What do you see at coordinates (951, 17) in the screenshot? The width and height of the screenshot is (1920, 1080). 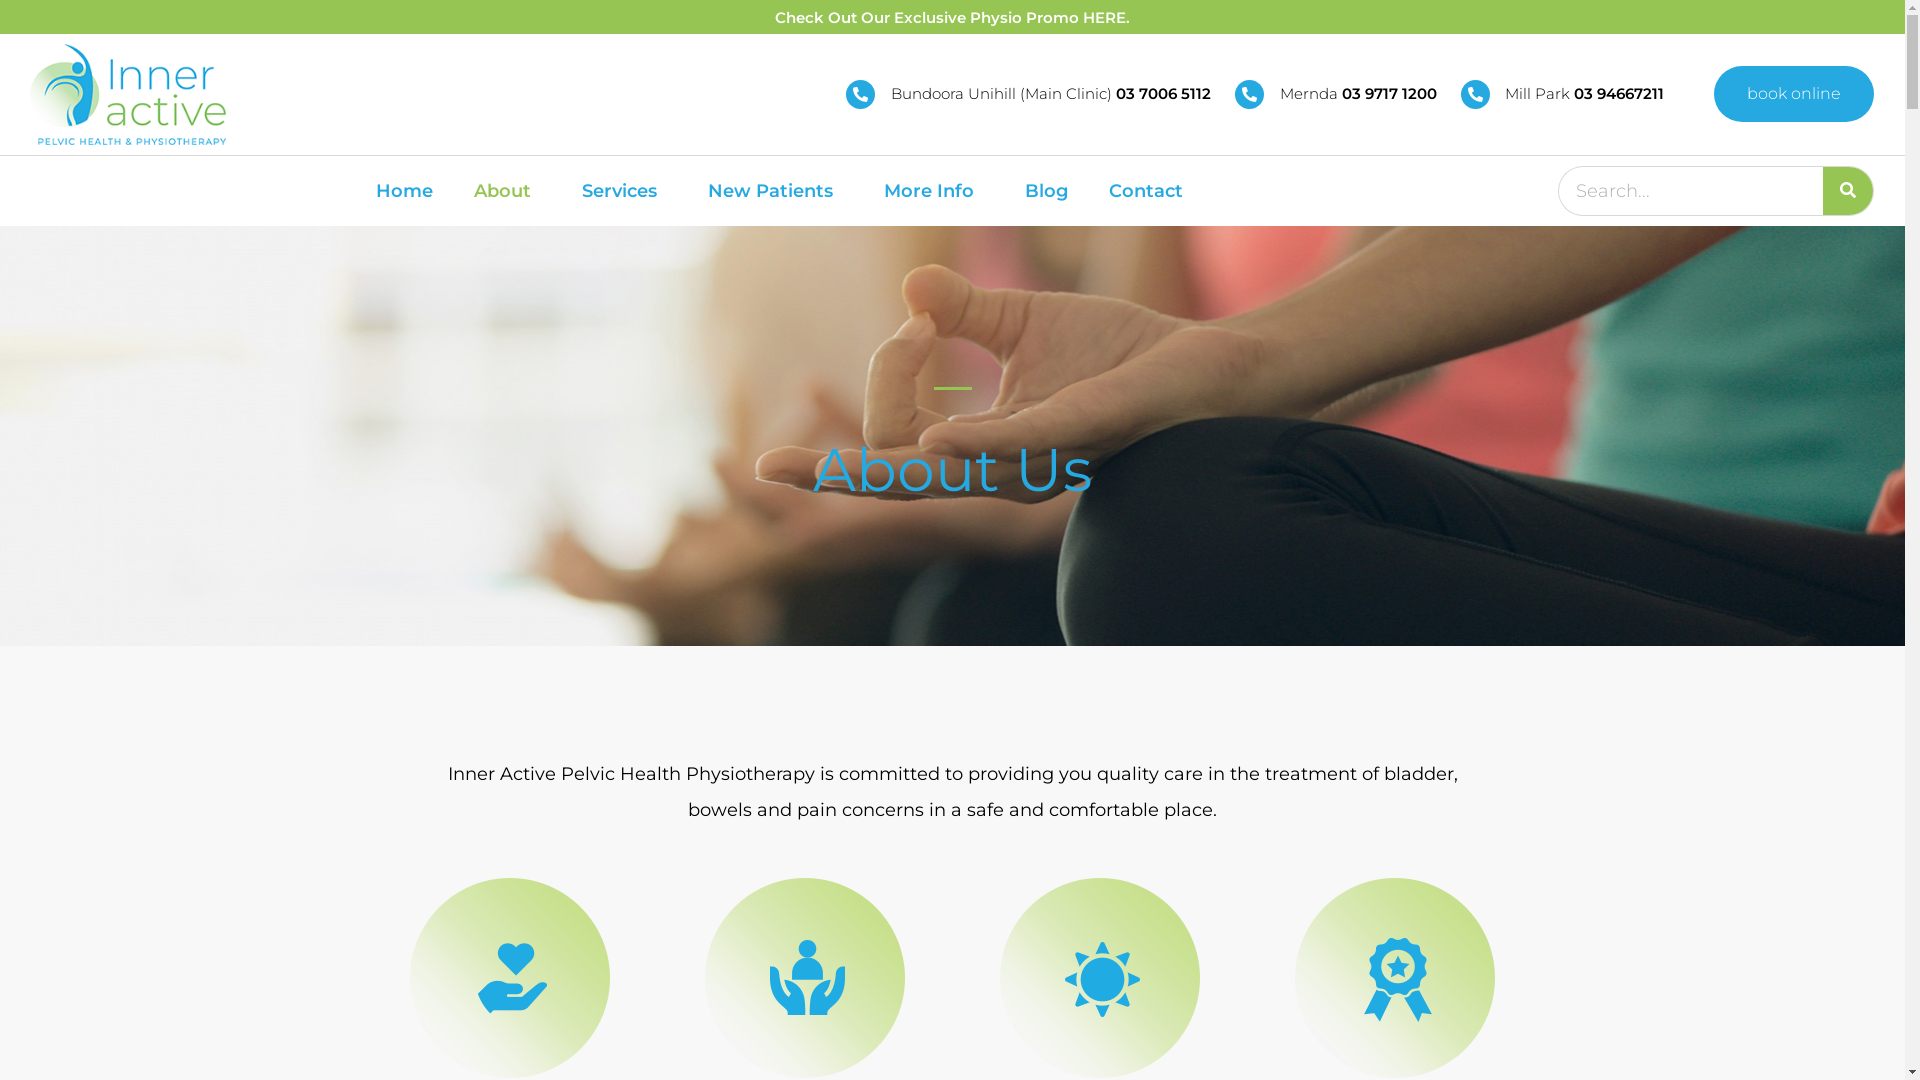 I see `'Check Out Our Exclusive Physio Promo HERE.'` at bounding box center [951, 17].